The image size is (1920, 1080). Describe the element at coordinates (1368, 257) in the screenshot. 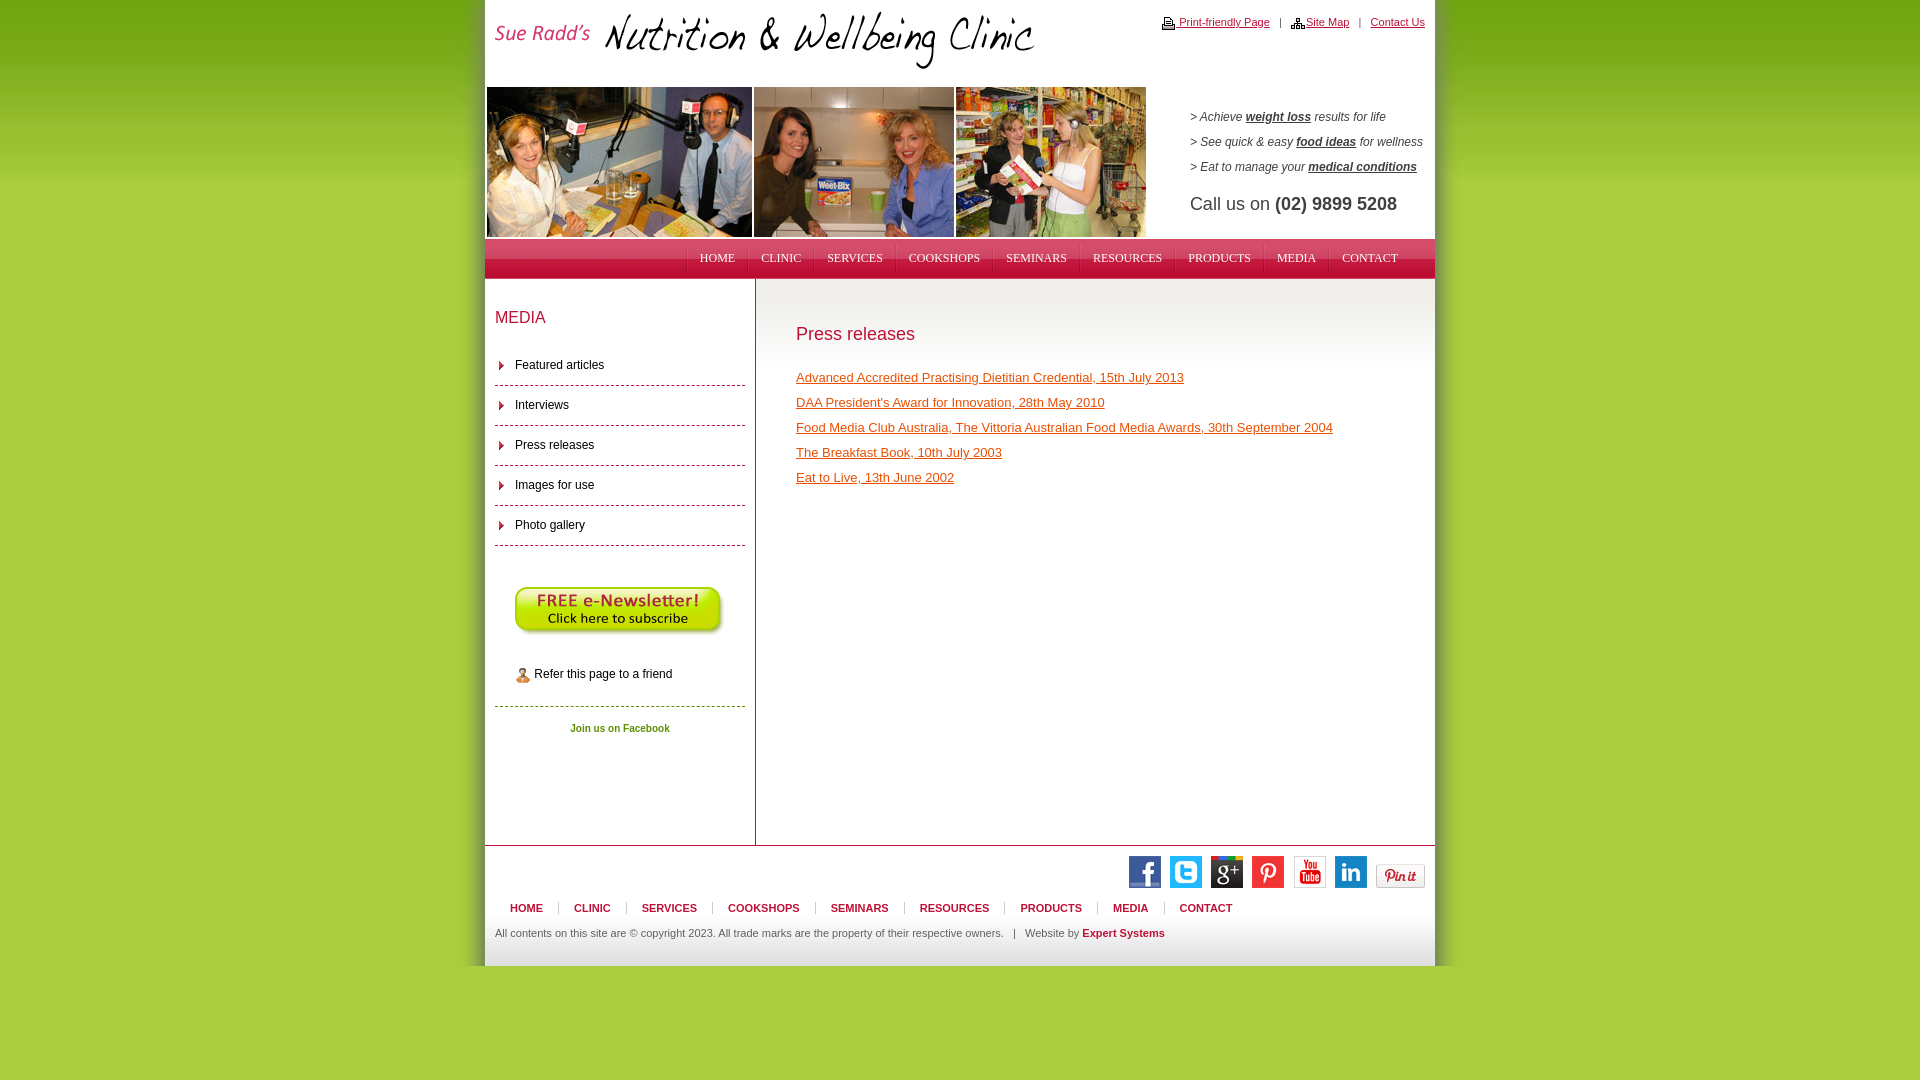

I see `'CONTACT'` at that location.